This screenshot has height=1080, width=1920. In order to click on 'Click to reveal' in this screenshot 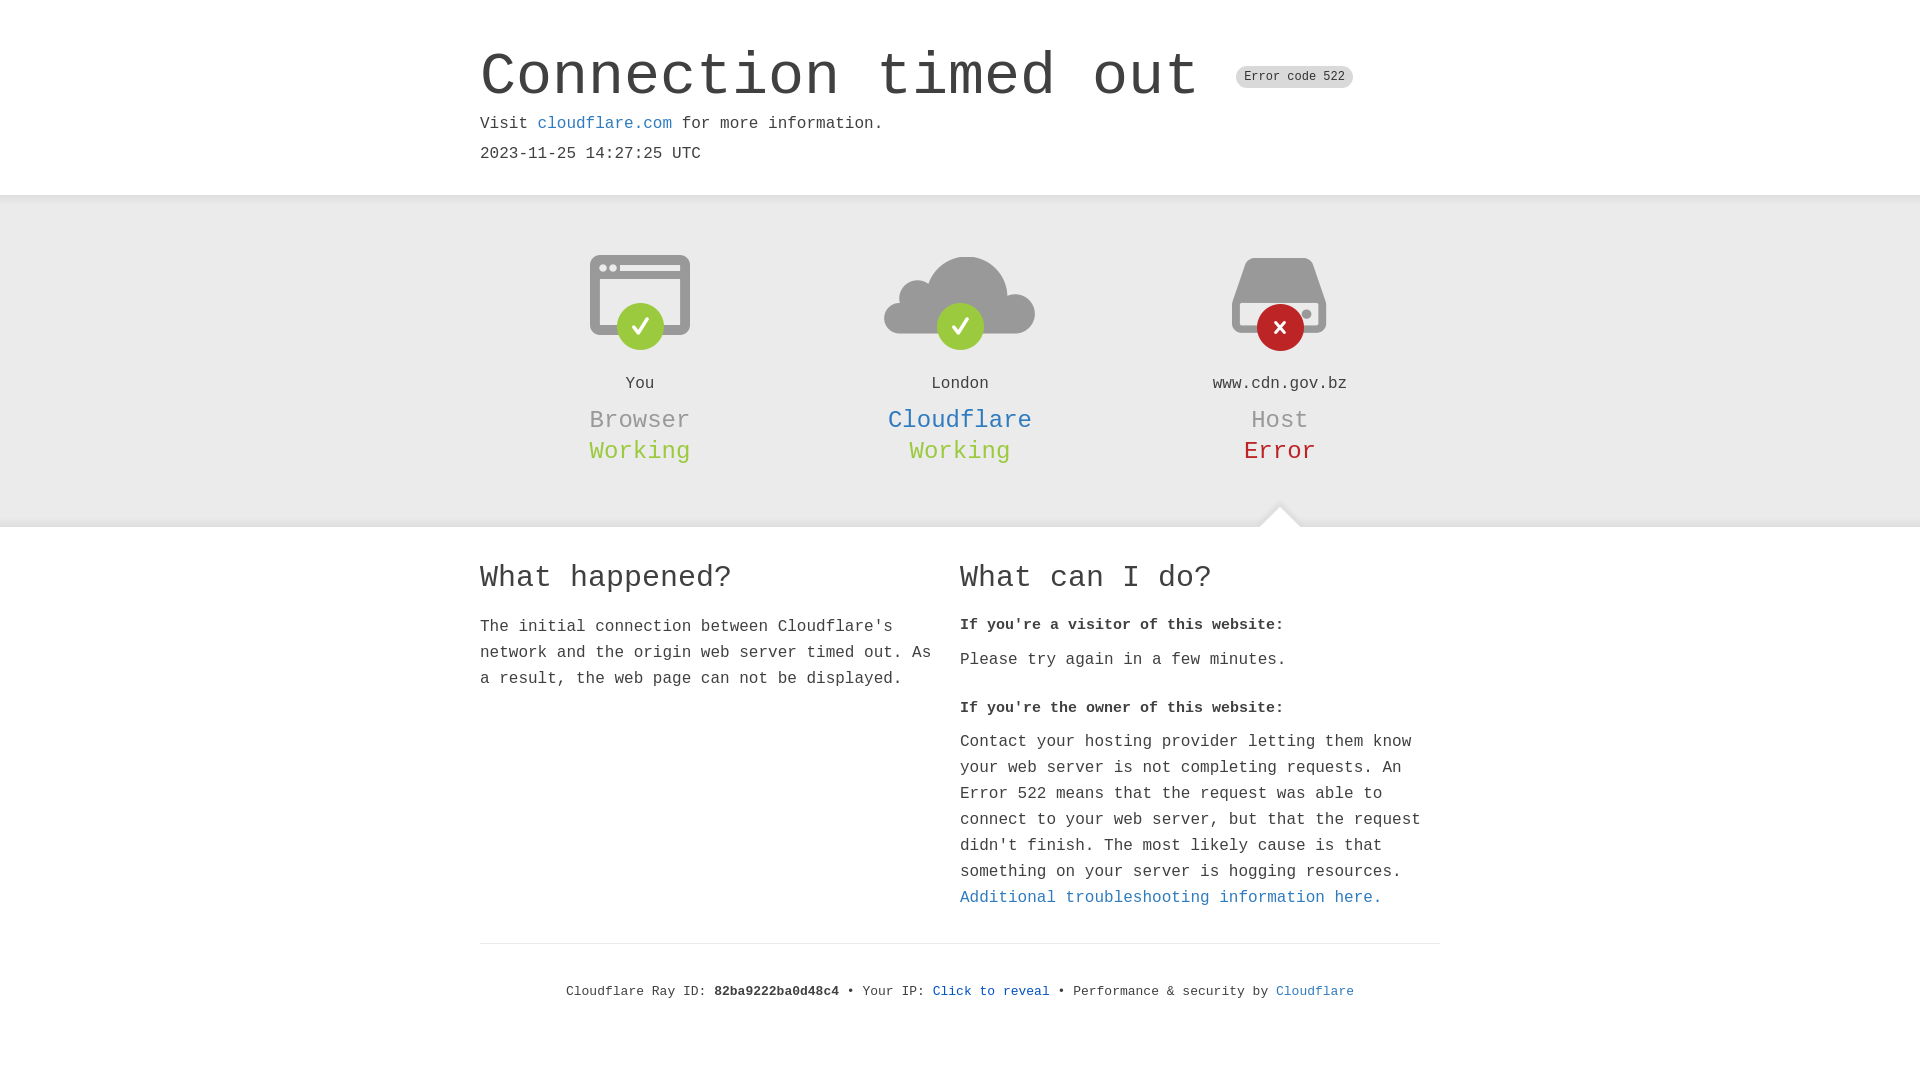, I will do `click(991, 991)`.